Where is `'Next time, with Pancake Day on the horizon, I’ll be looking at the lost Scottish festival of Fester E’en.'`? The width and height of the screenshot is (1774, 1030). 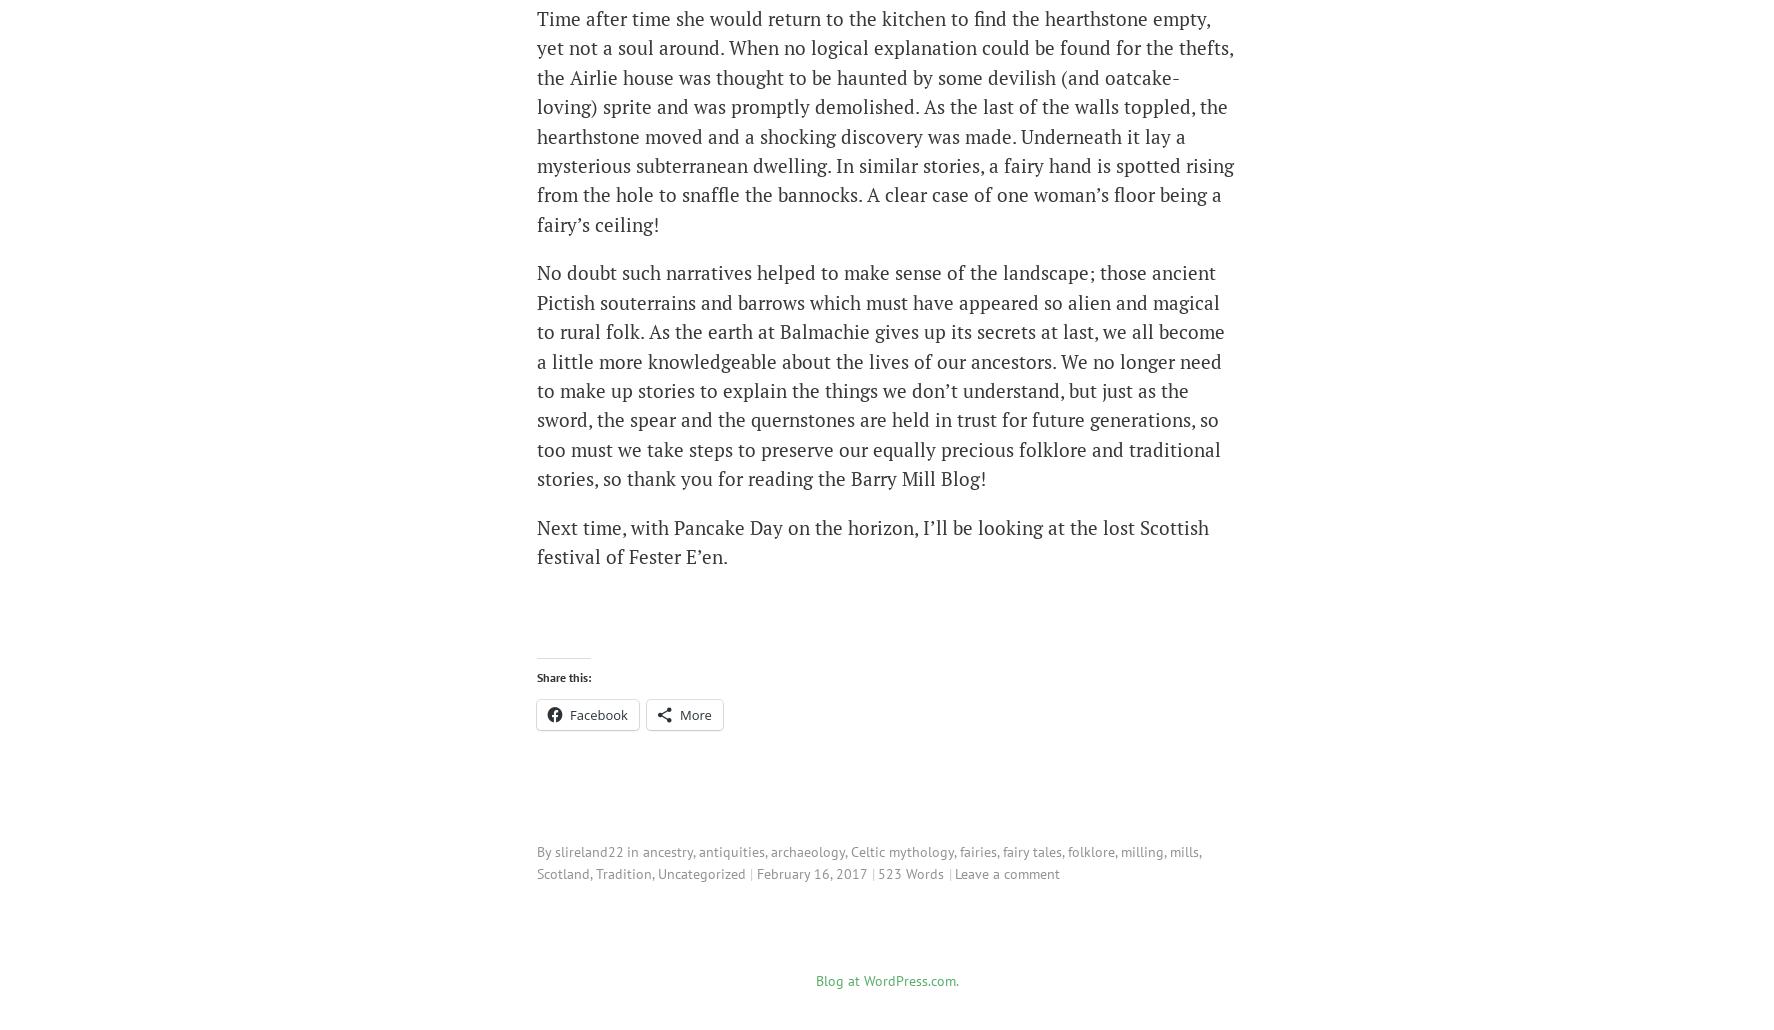 'Next time, with Pancake Day on the horizon, I’ll be looking at the lost Scottish festival of Fester E’en.' is located at coordinates (872, 541).